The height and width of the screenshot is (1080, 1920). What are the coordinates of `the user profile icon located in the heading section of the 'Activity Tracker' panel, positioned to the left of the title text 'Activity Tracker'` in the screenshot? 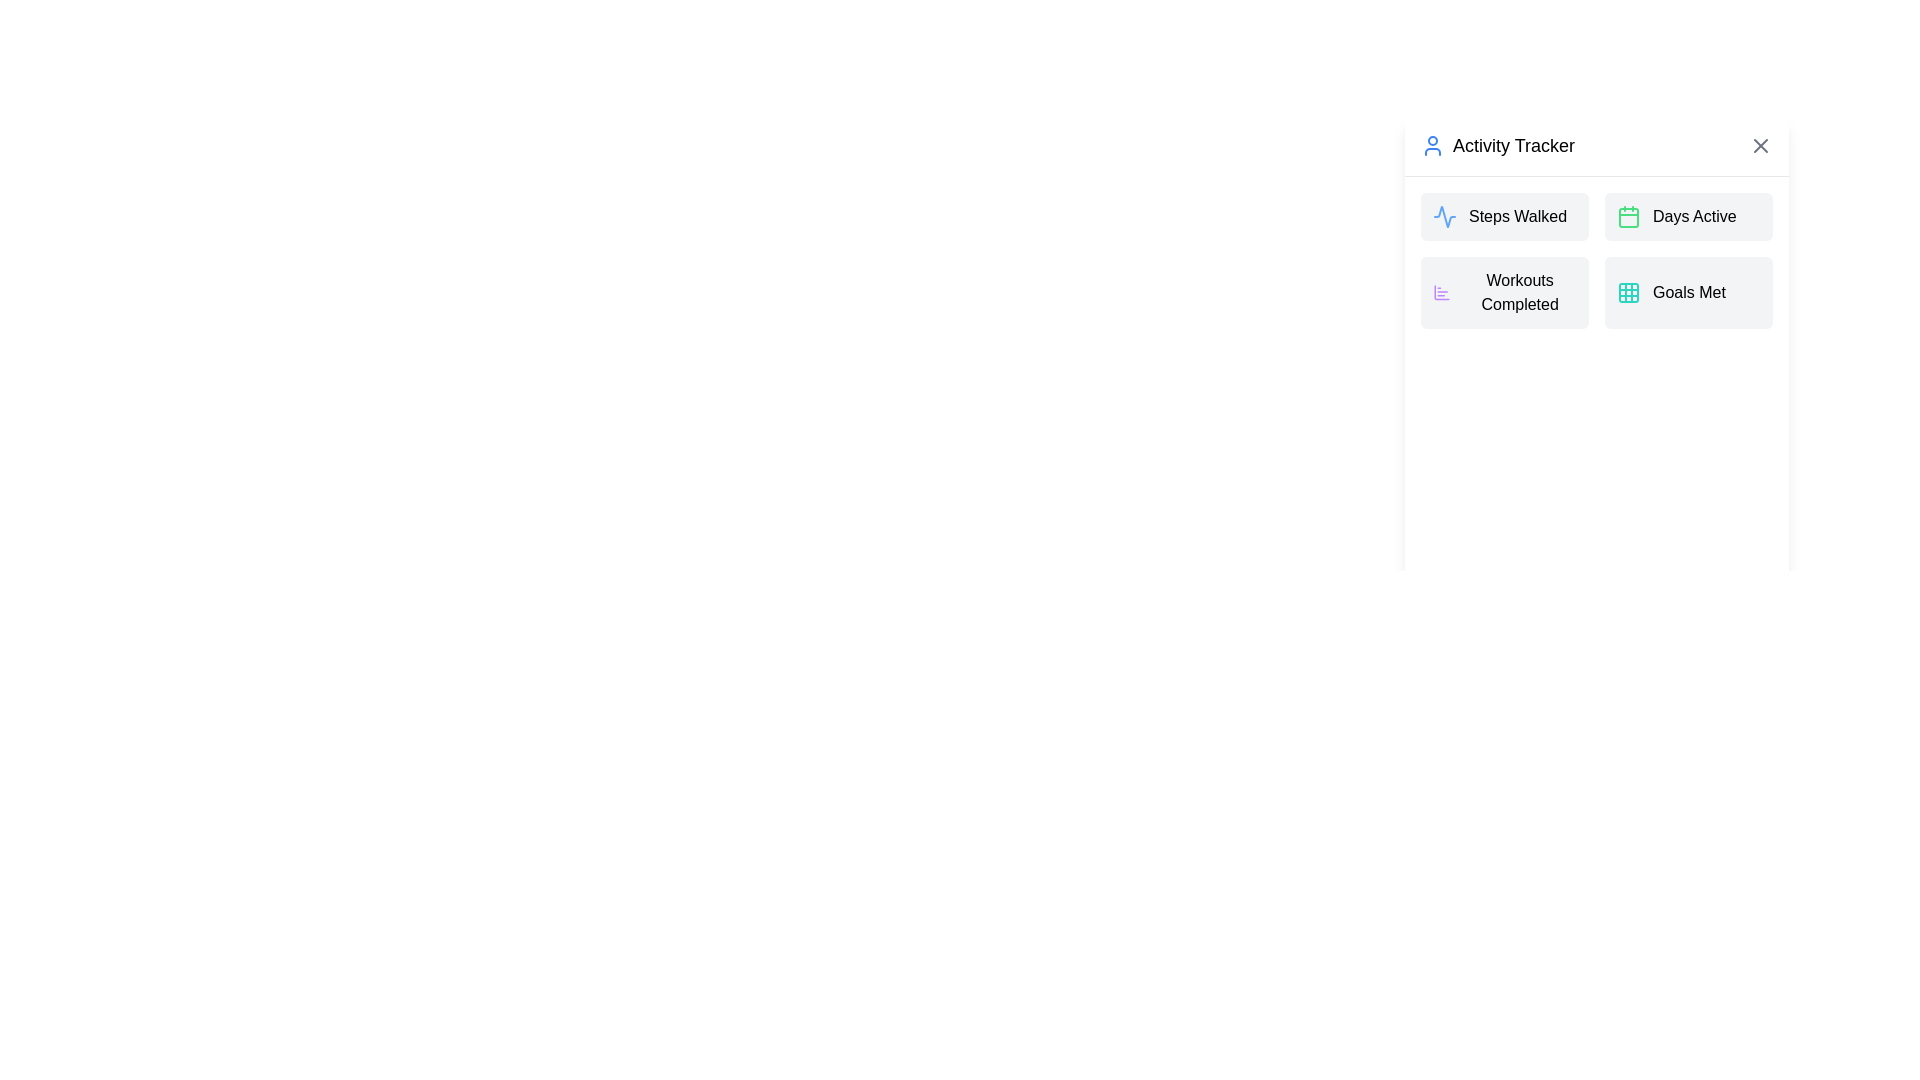 It's located at (1432, 145).